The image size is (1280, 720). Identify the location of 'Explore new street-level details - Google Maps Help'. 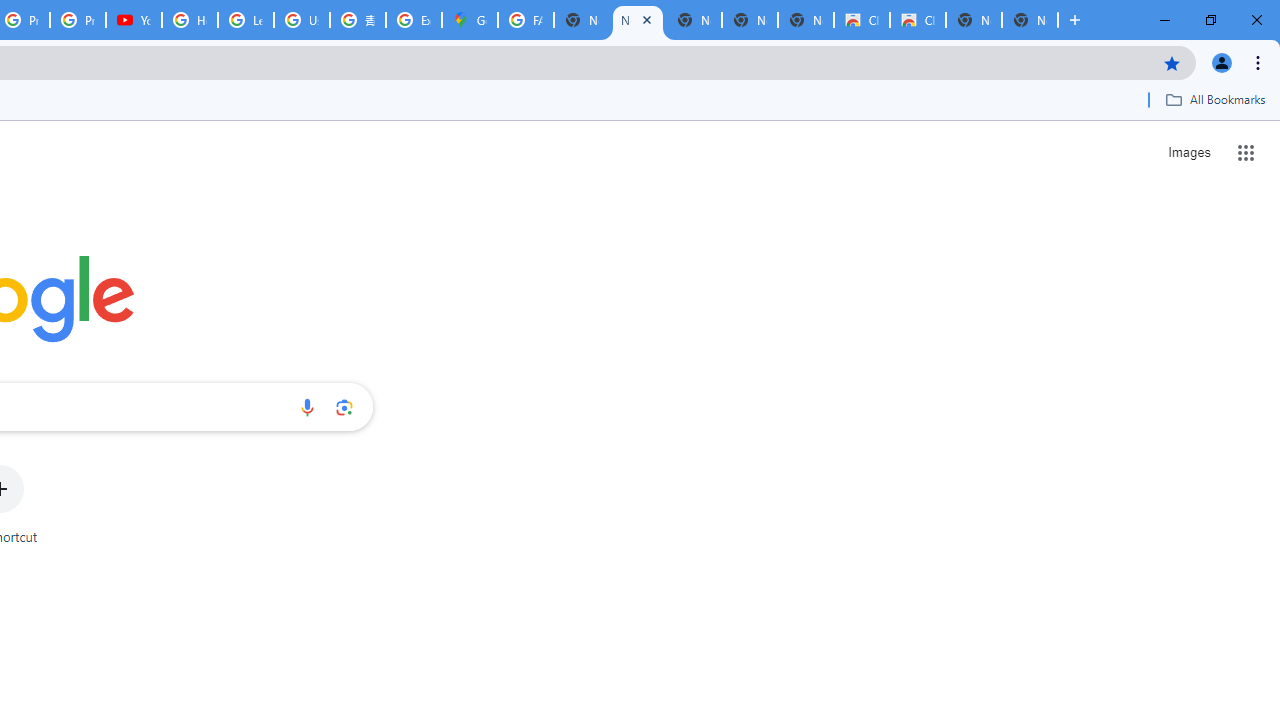
(413, 20).